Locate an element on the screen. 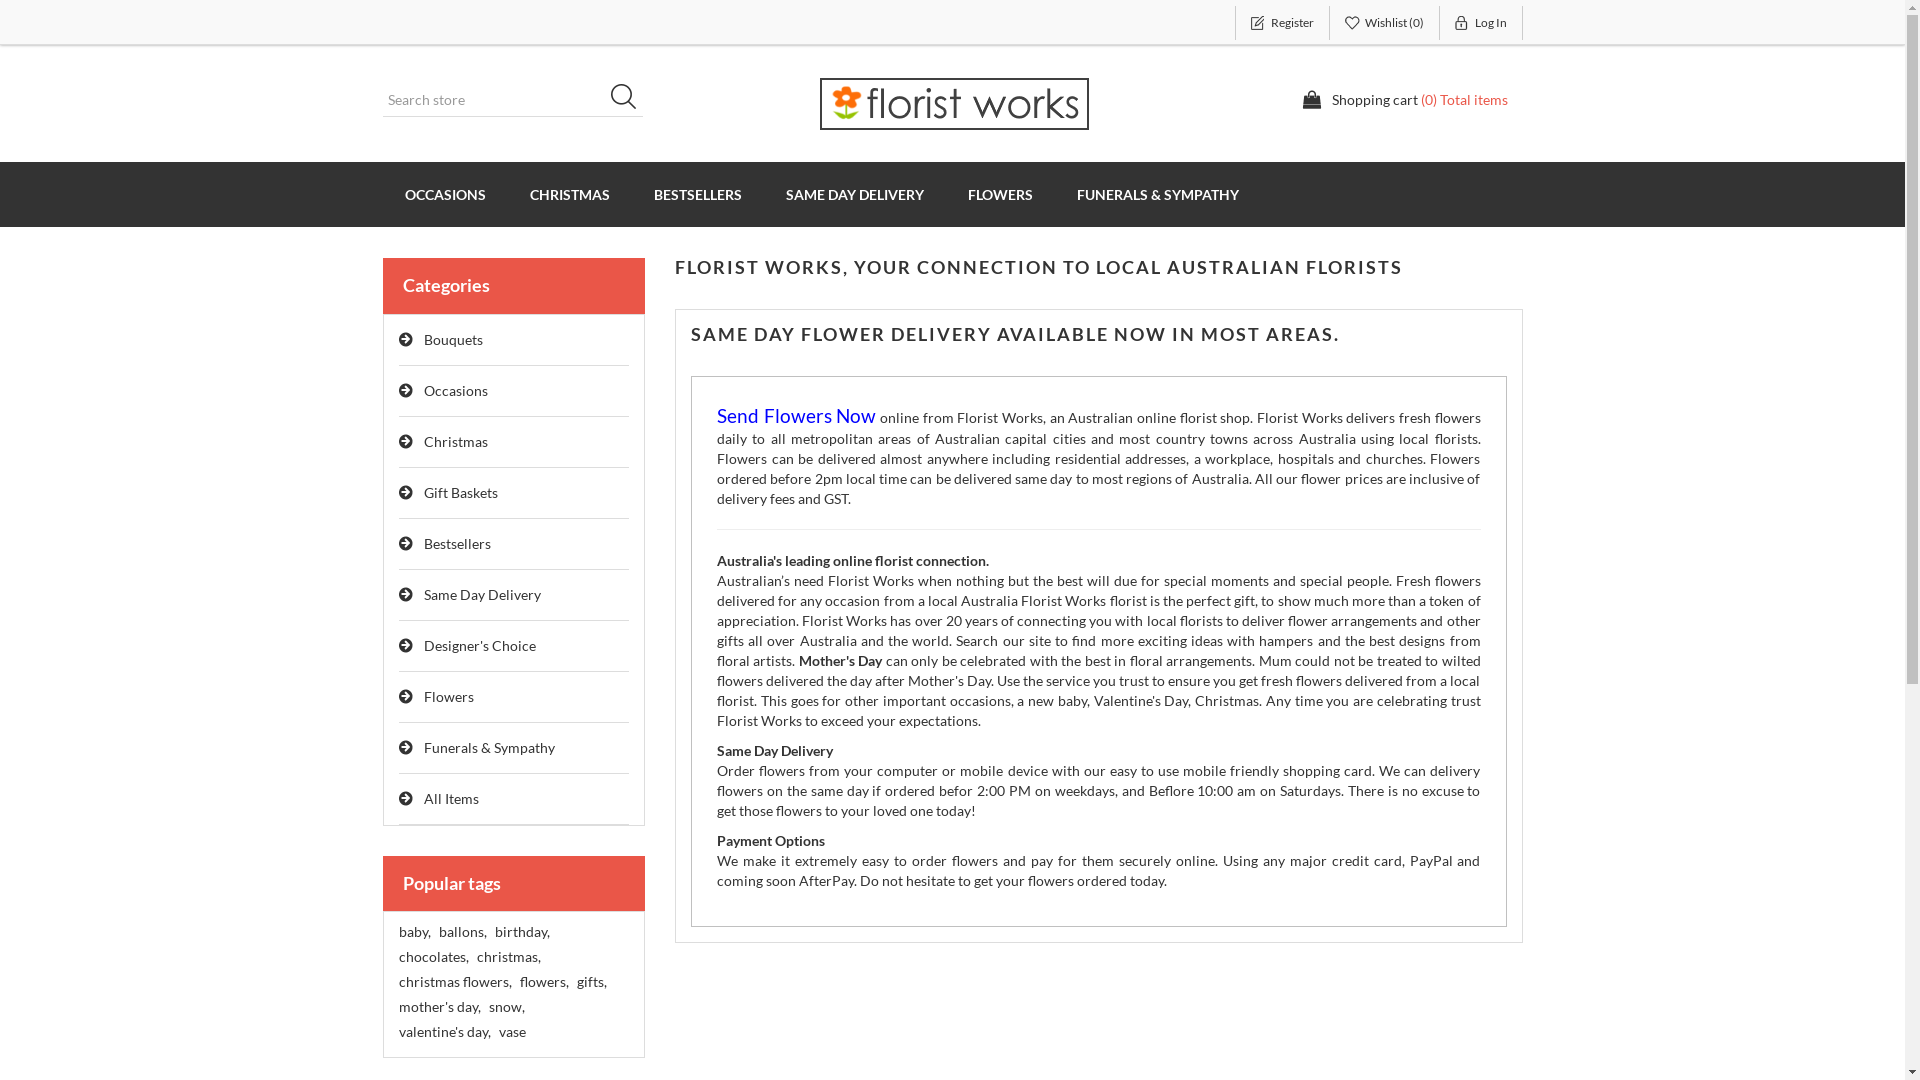 Image resolution: width=1920 pixels, height=1080 pixels. 'snow,' is located at coordinates (488, 1006).